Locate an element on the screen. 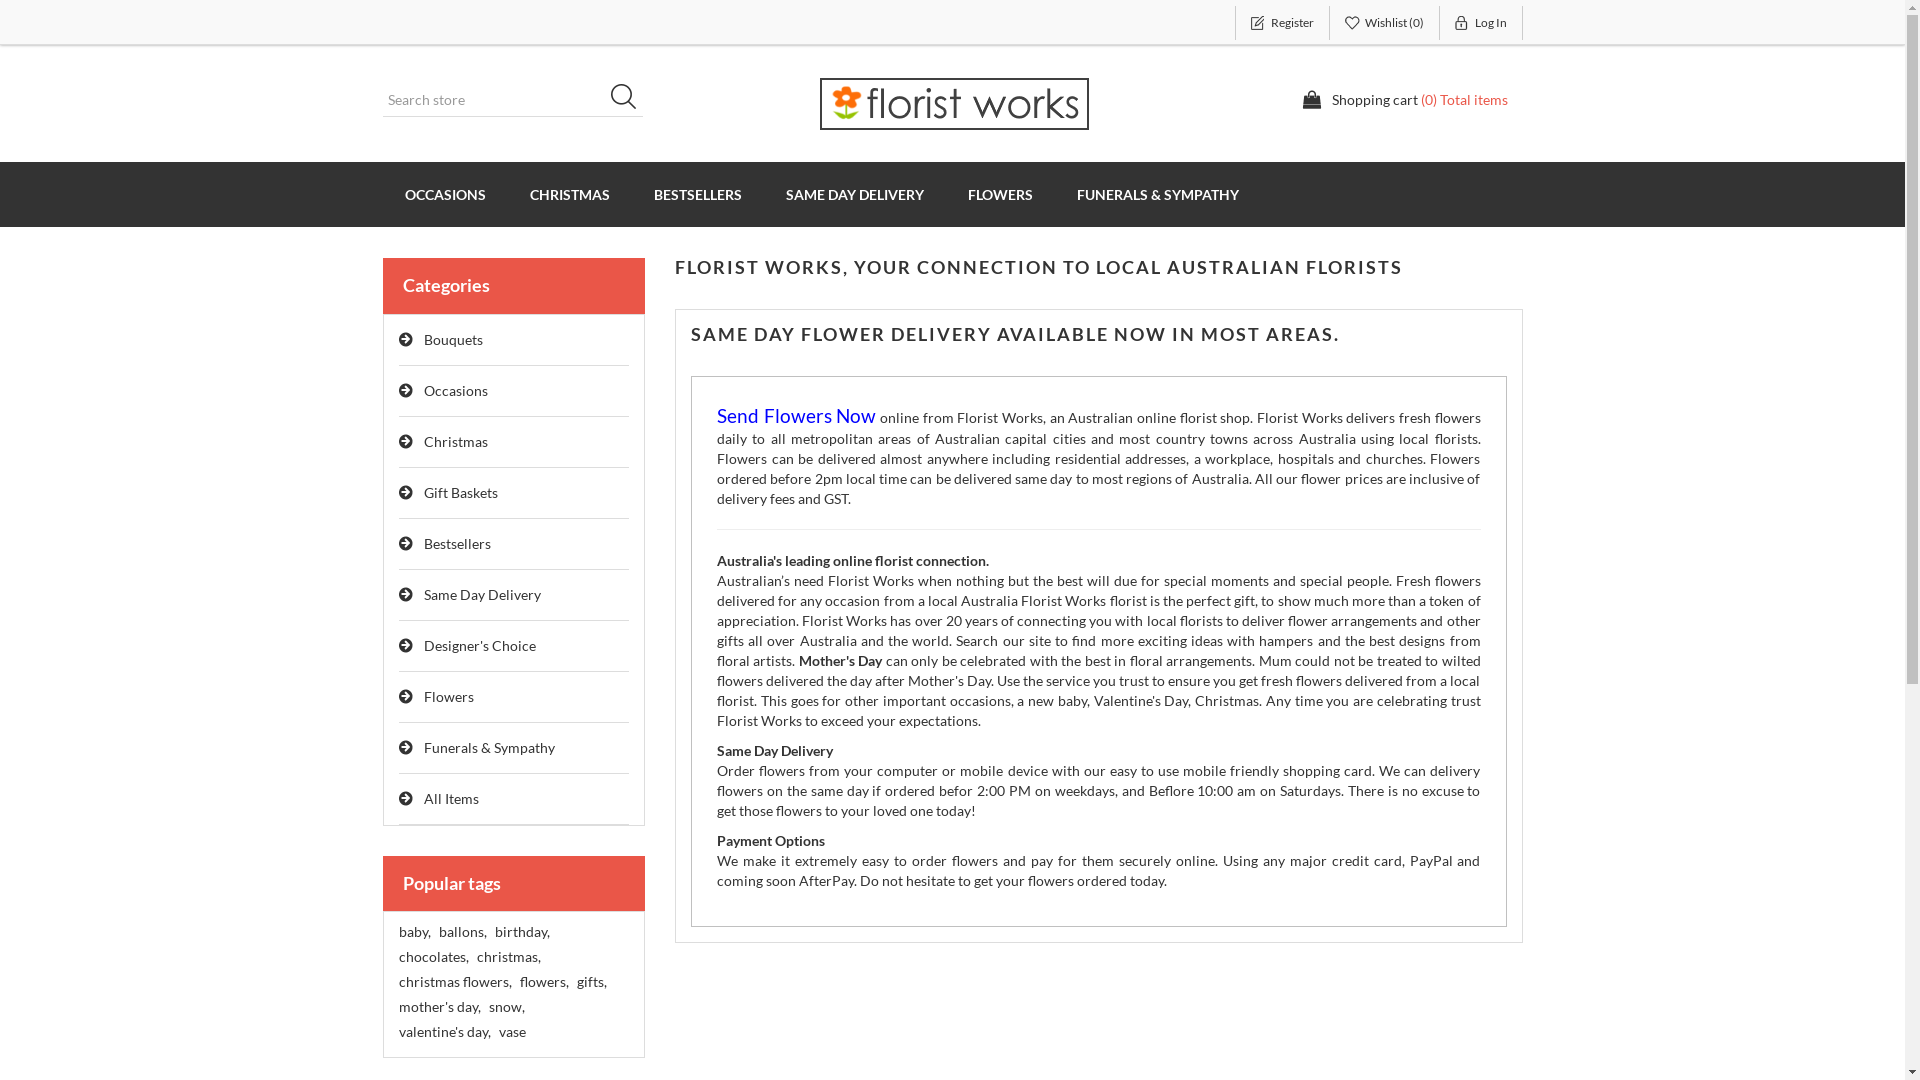 Image resolution: width=1920 pixels, height=1080 pixels. 'snow,' is located at coordinates (488, 1006).